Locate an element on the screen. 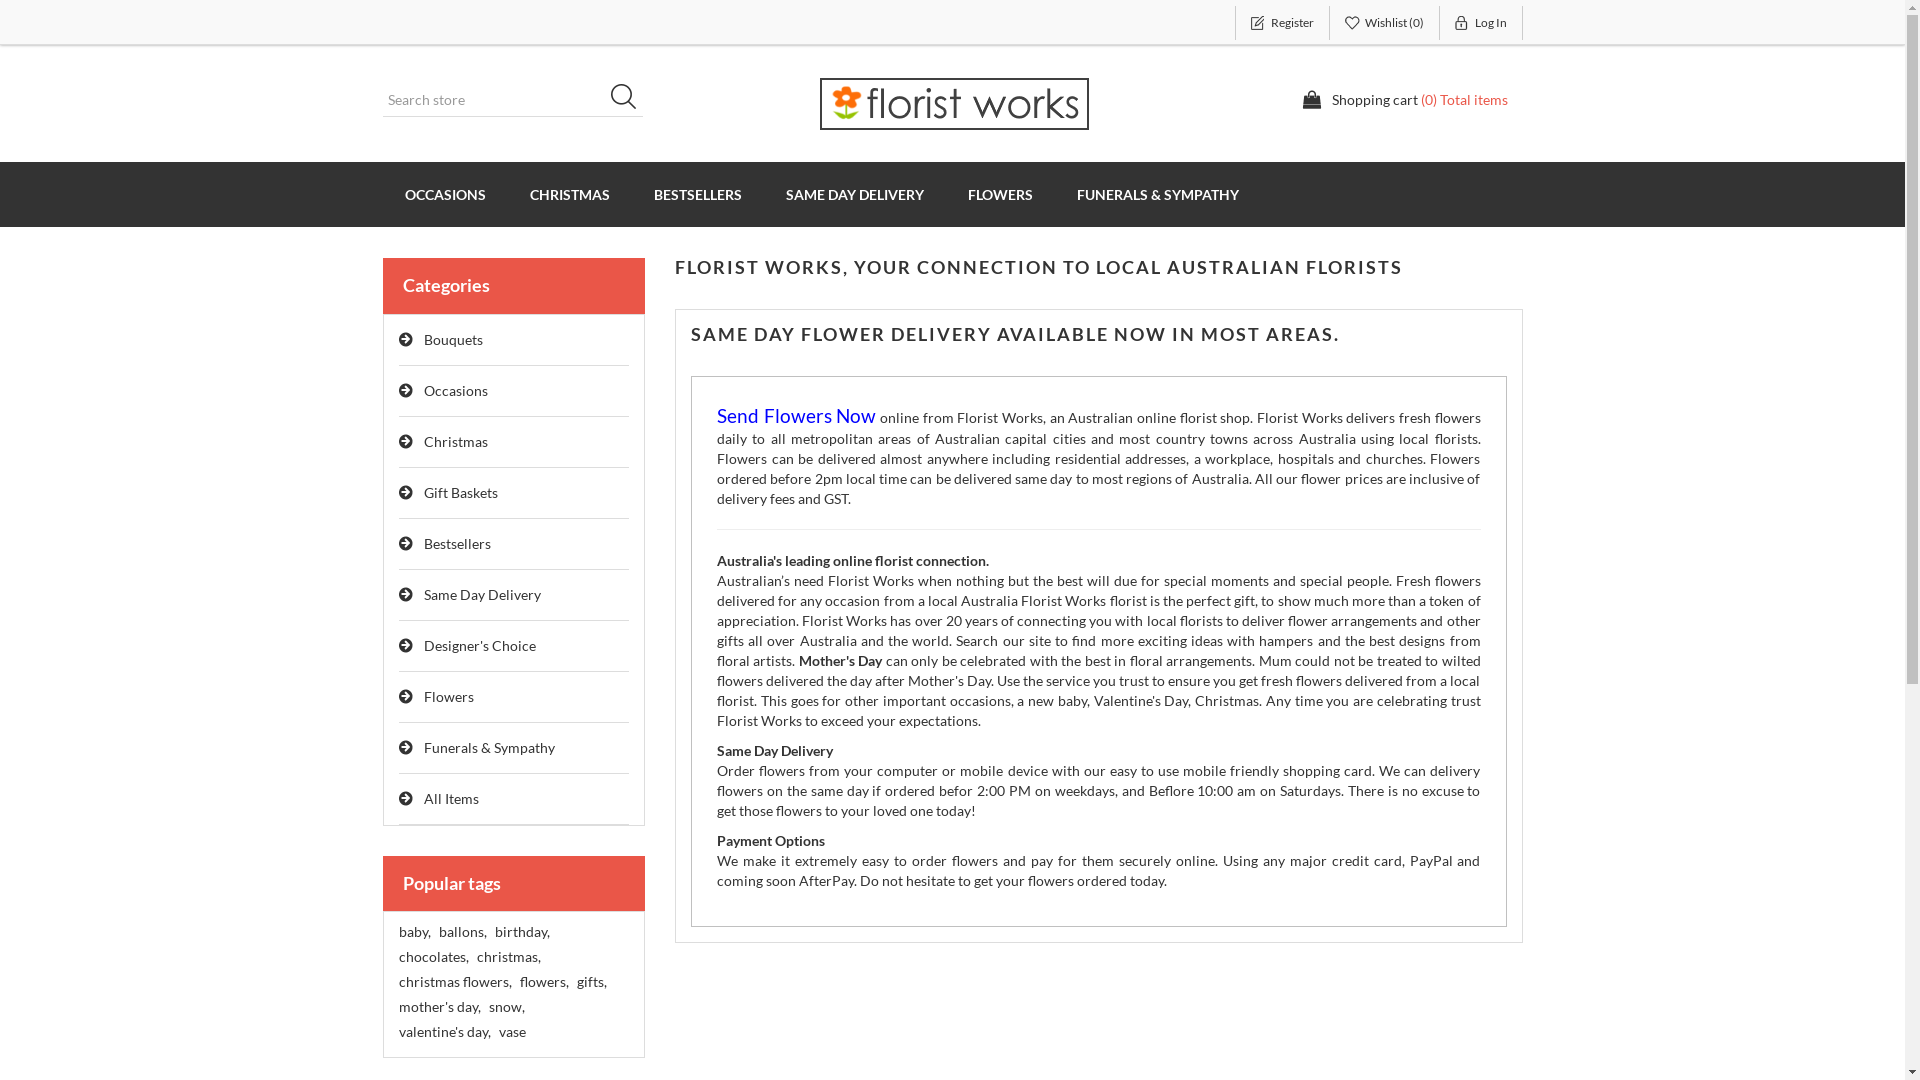 Image resolution: width=1920 pixels, height=1080 pixels. 'snow,' is located at coordinates (488, 1006).